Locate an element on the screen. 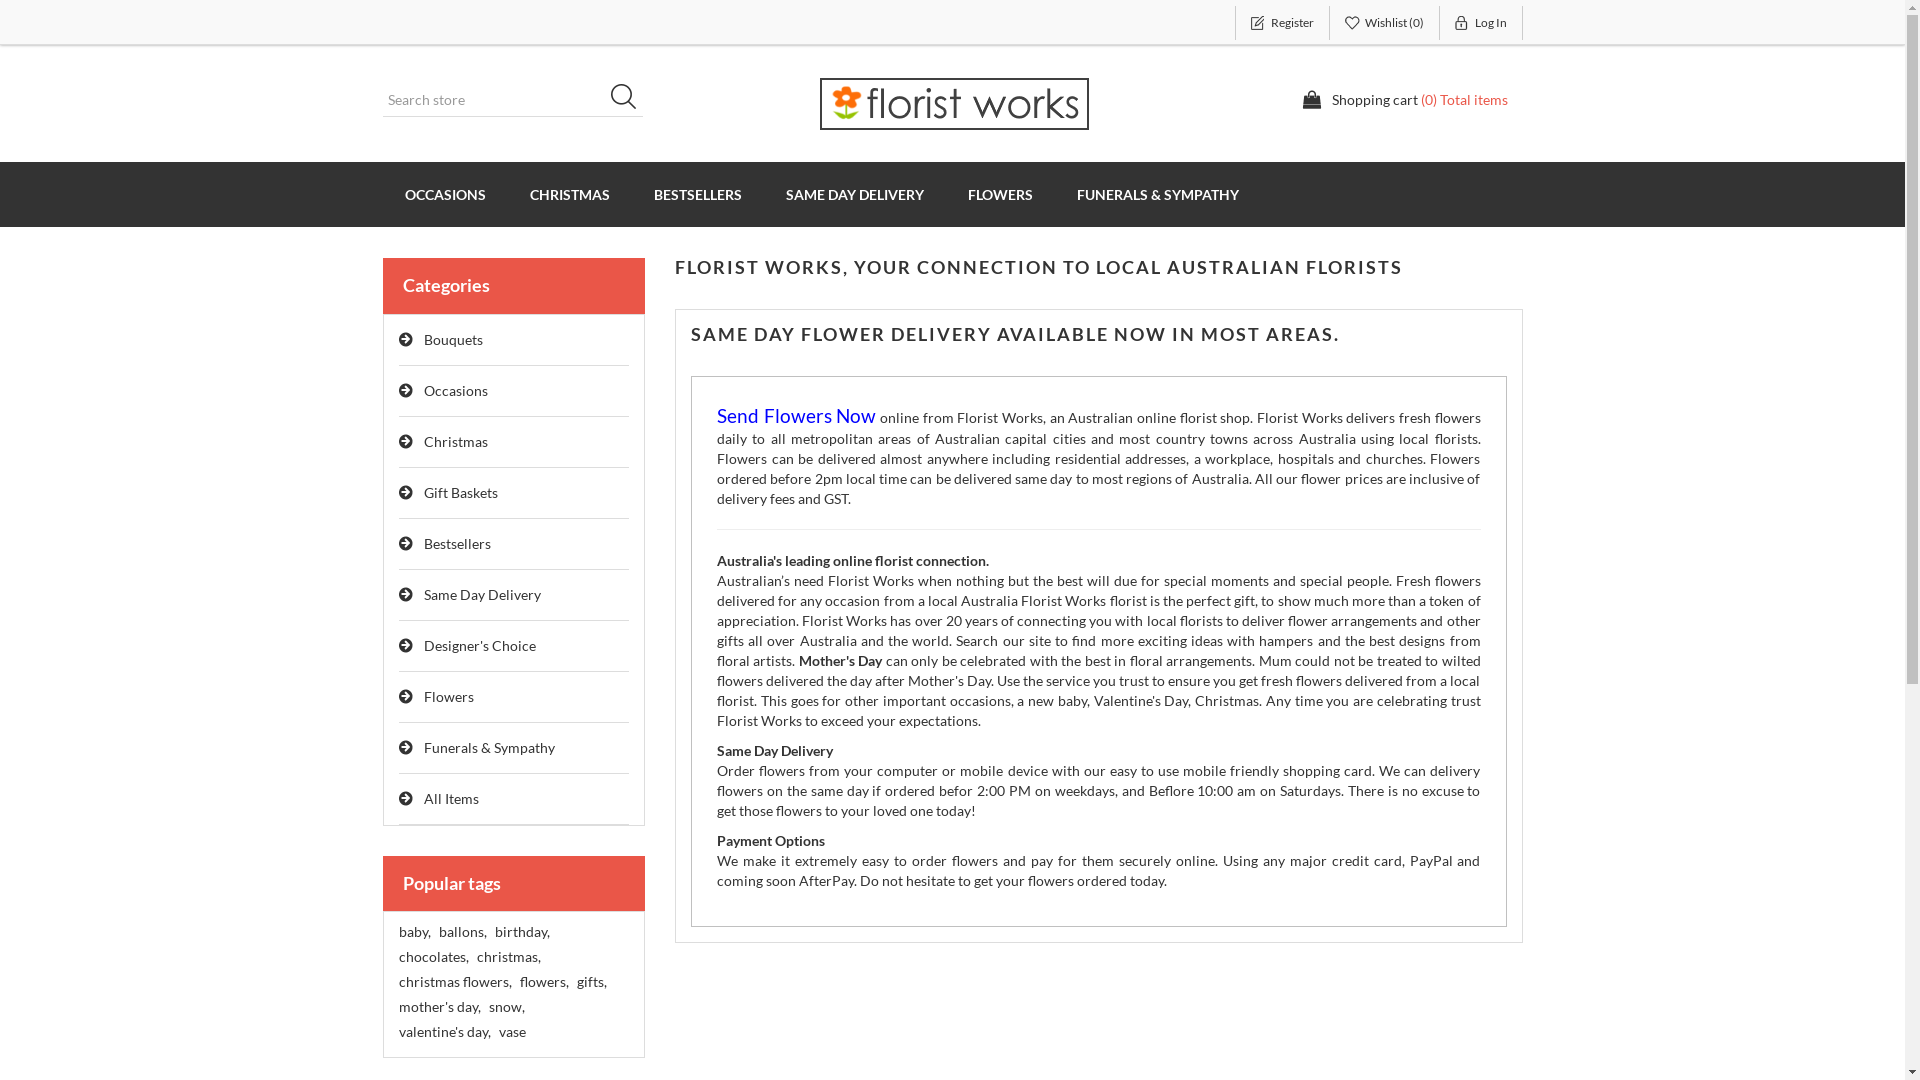 Image resolution: width=1920 pixels, height=1080 pixels. 'snow,' is located at coordinates (488, 1006).